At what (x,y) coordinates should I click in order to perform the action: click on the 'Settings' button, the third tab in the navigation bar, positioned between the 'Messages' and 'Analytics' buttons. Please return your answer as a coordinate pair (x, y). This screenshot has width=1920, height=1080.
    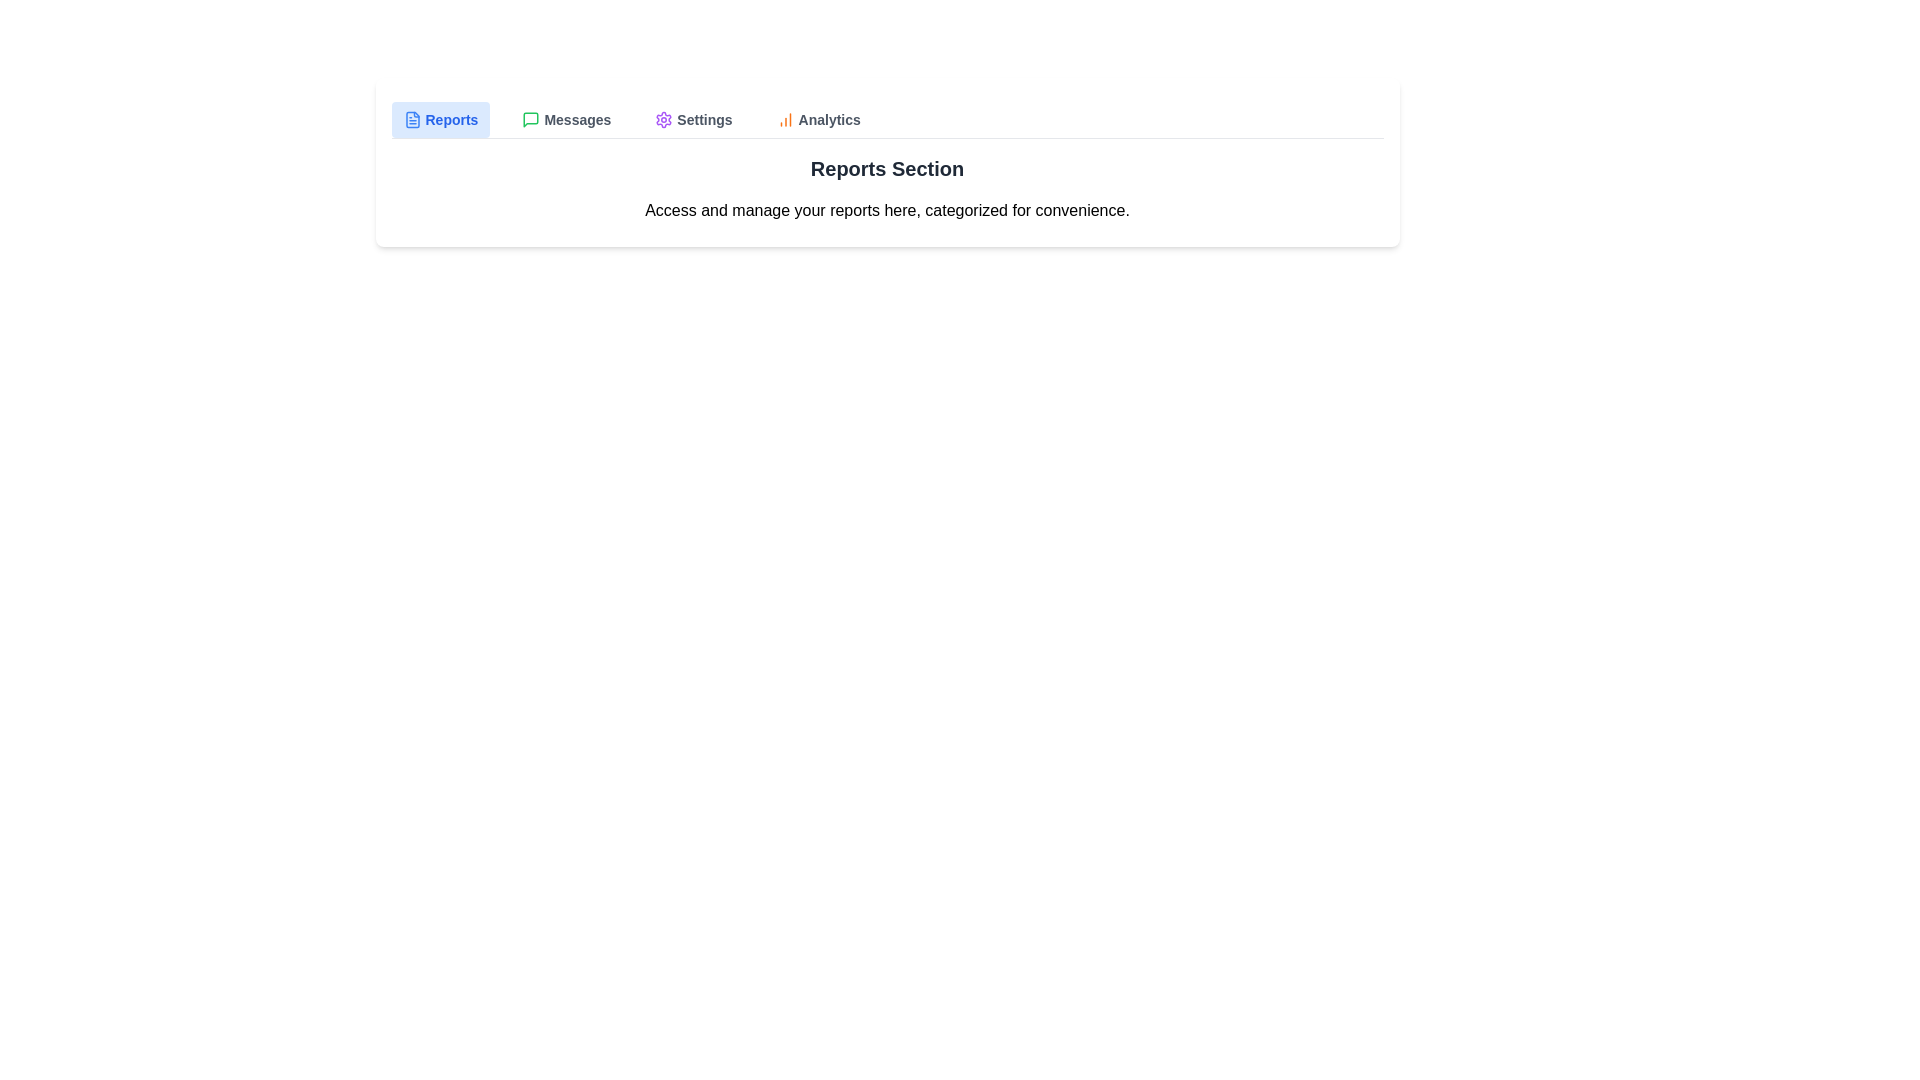
    Looking at the image, I should click on (693, 119).